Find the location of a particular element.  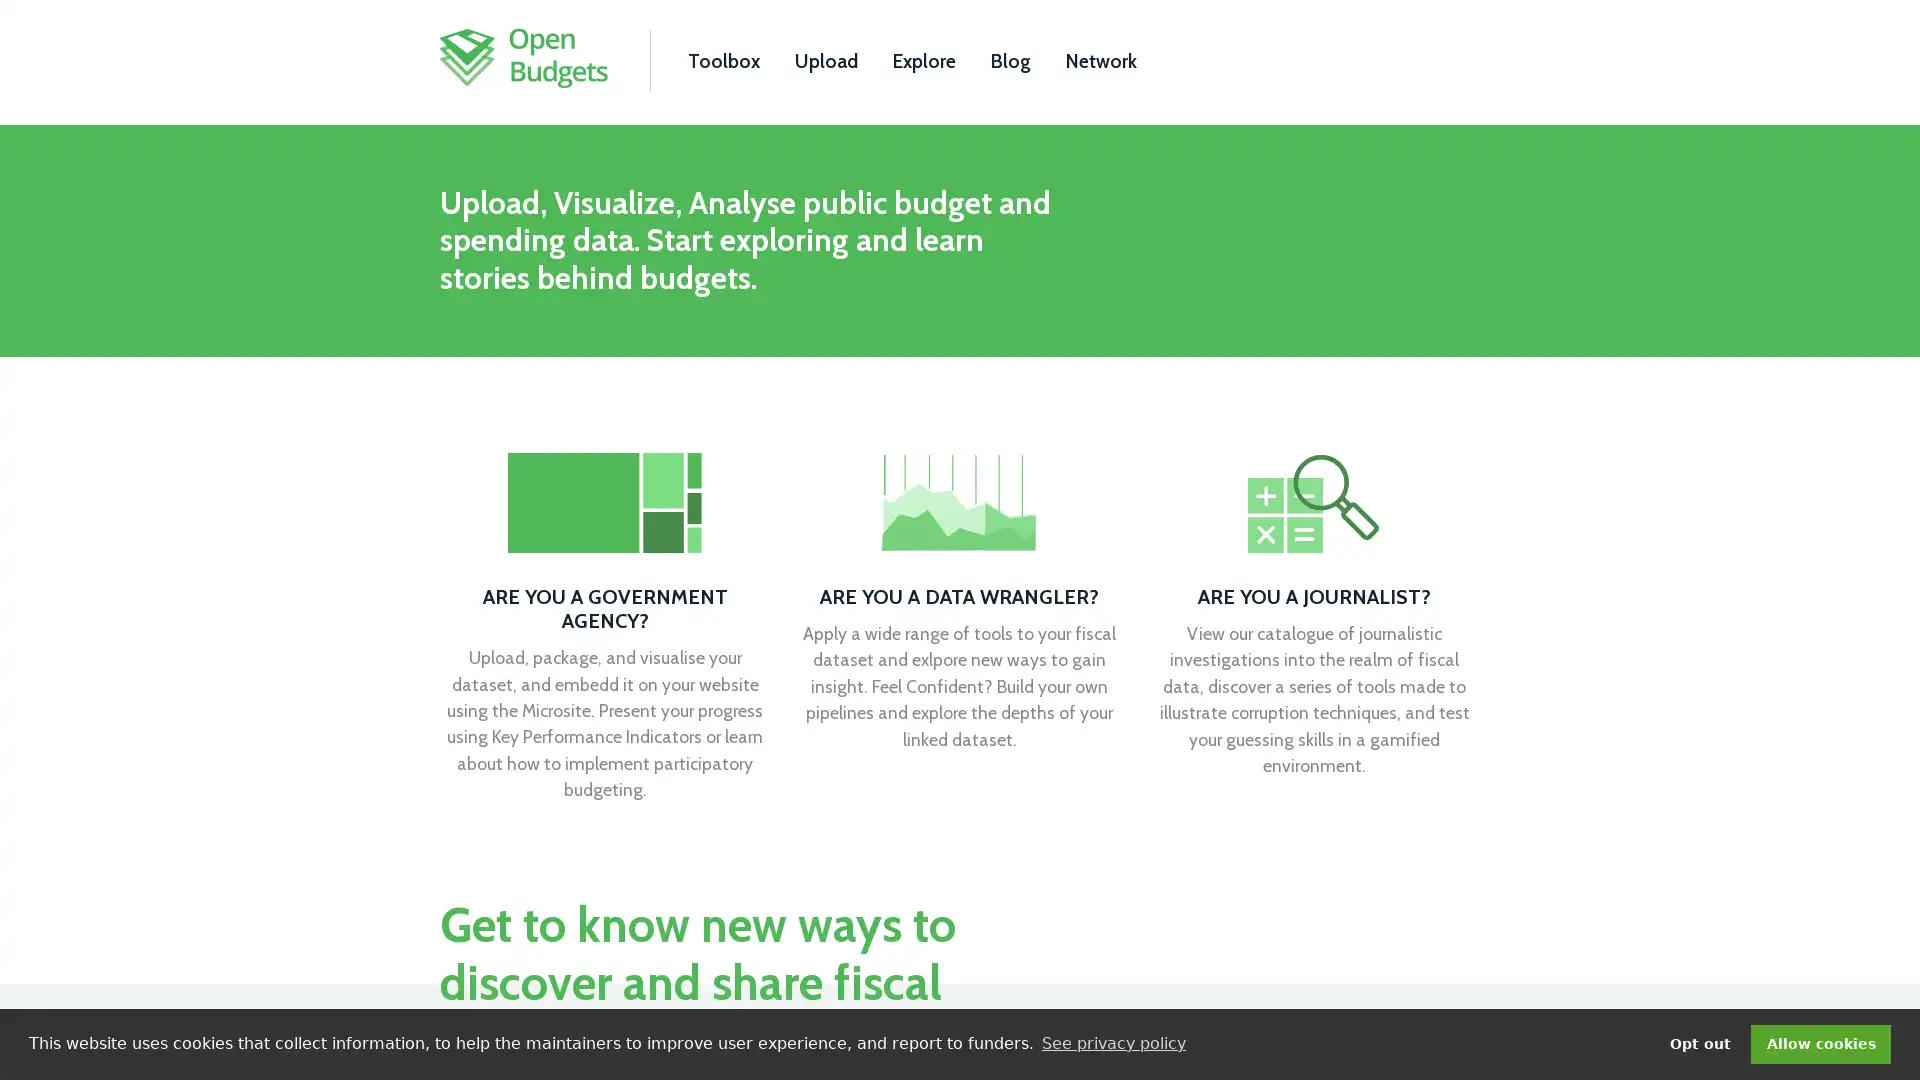

learn more about cookies is located at coordinates (1112, 1043).